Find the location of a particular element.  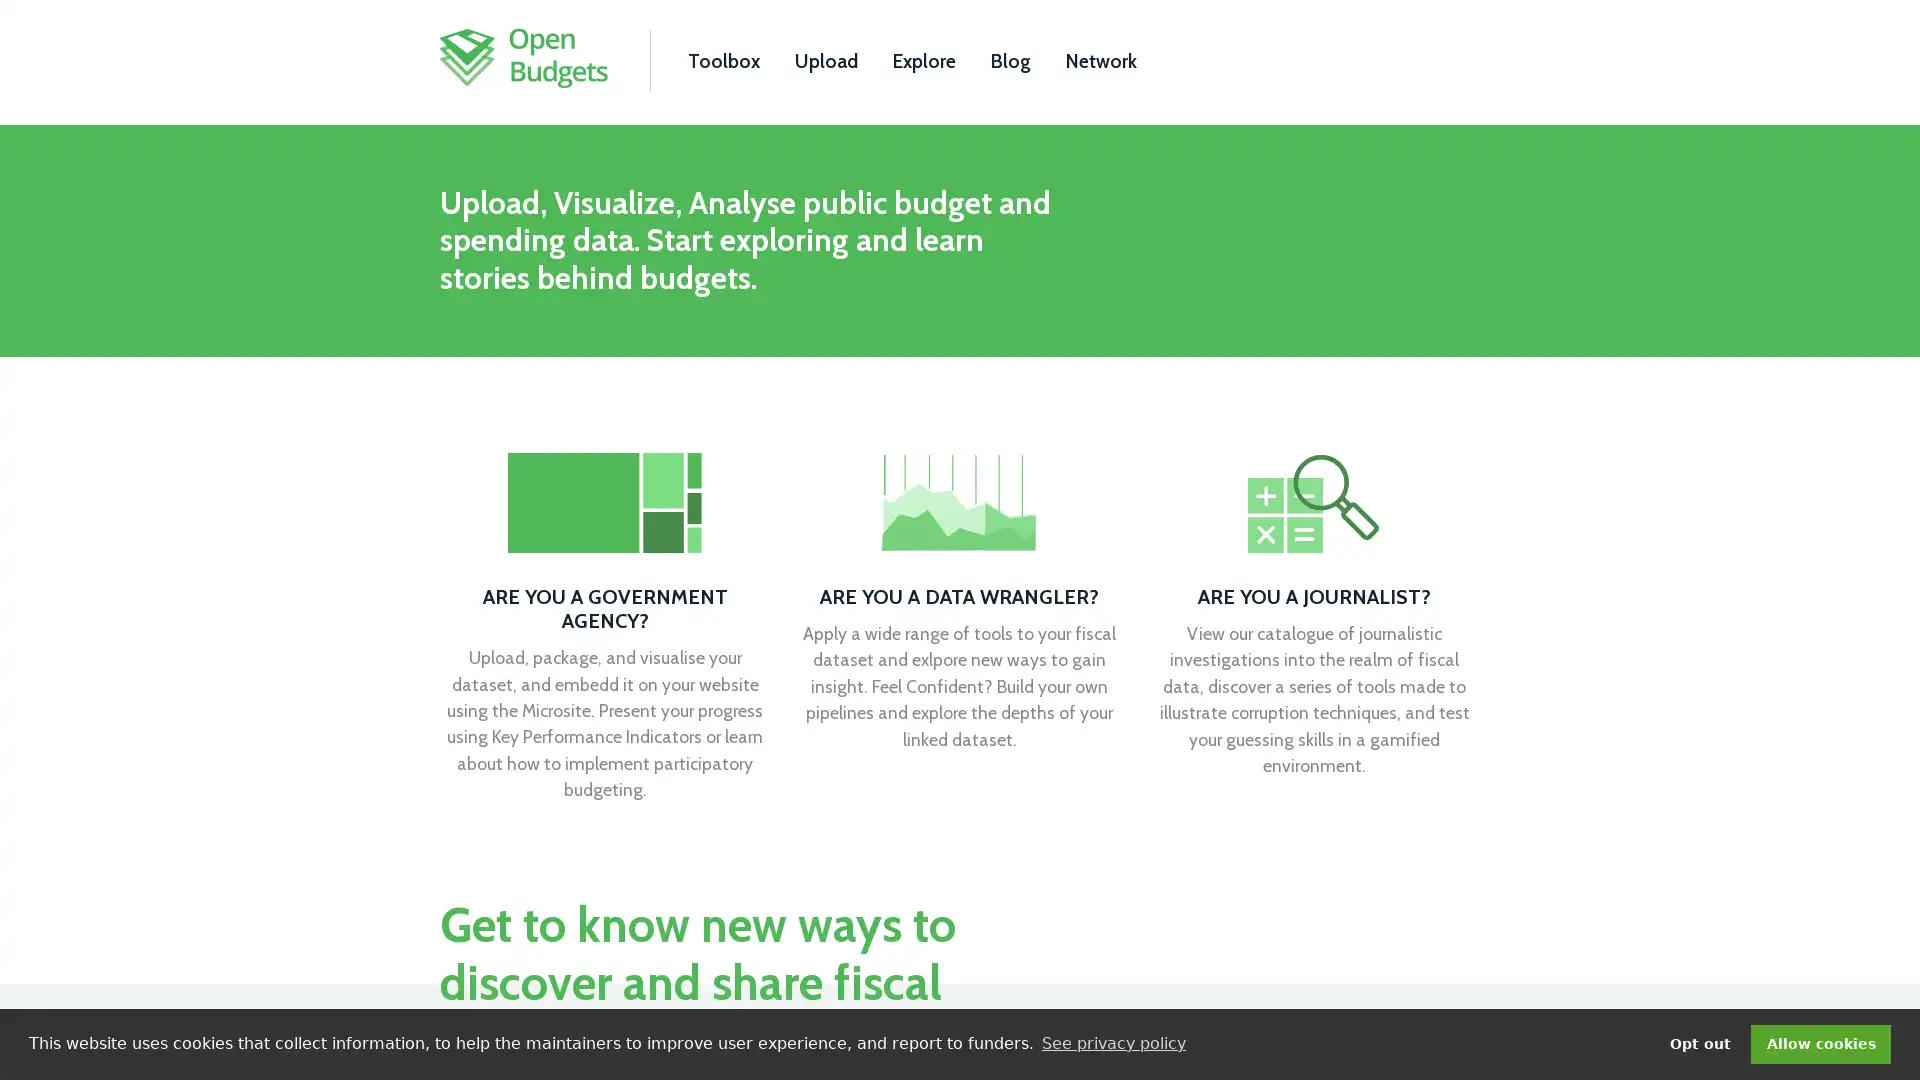

learn more about cookies is located at coordinates (1112, 1043).